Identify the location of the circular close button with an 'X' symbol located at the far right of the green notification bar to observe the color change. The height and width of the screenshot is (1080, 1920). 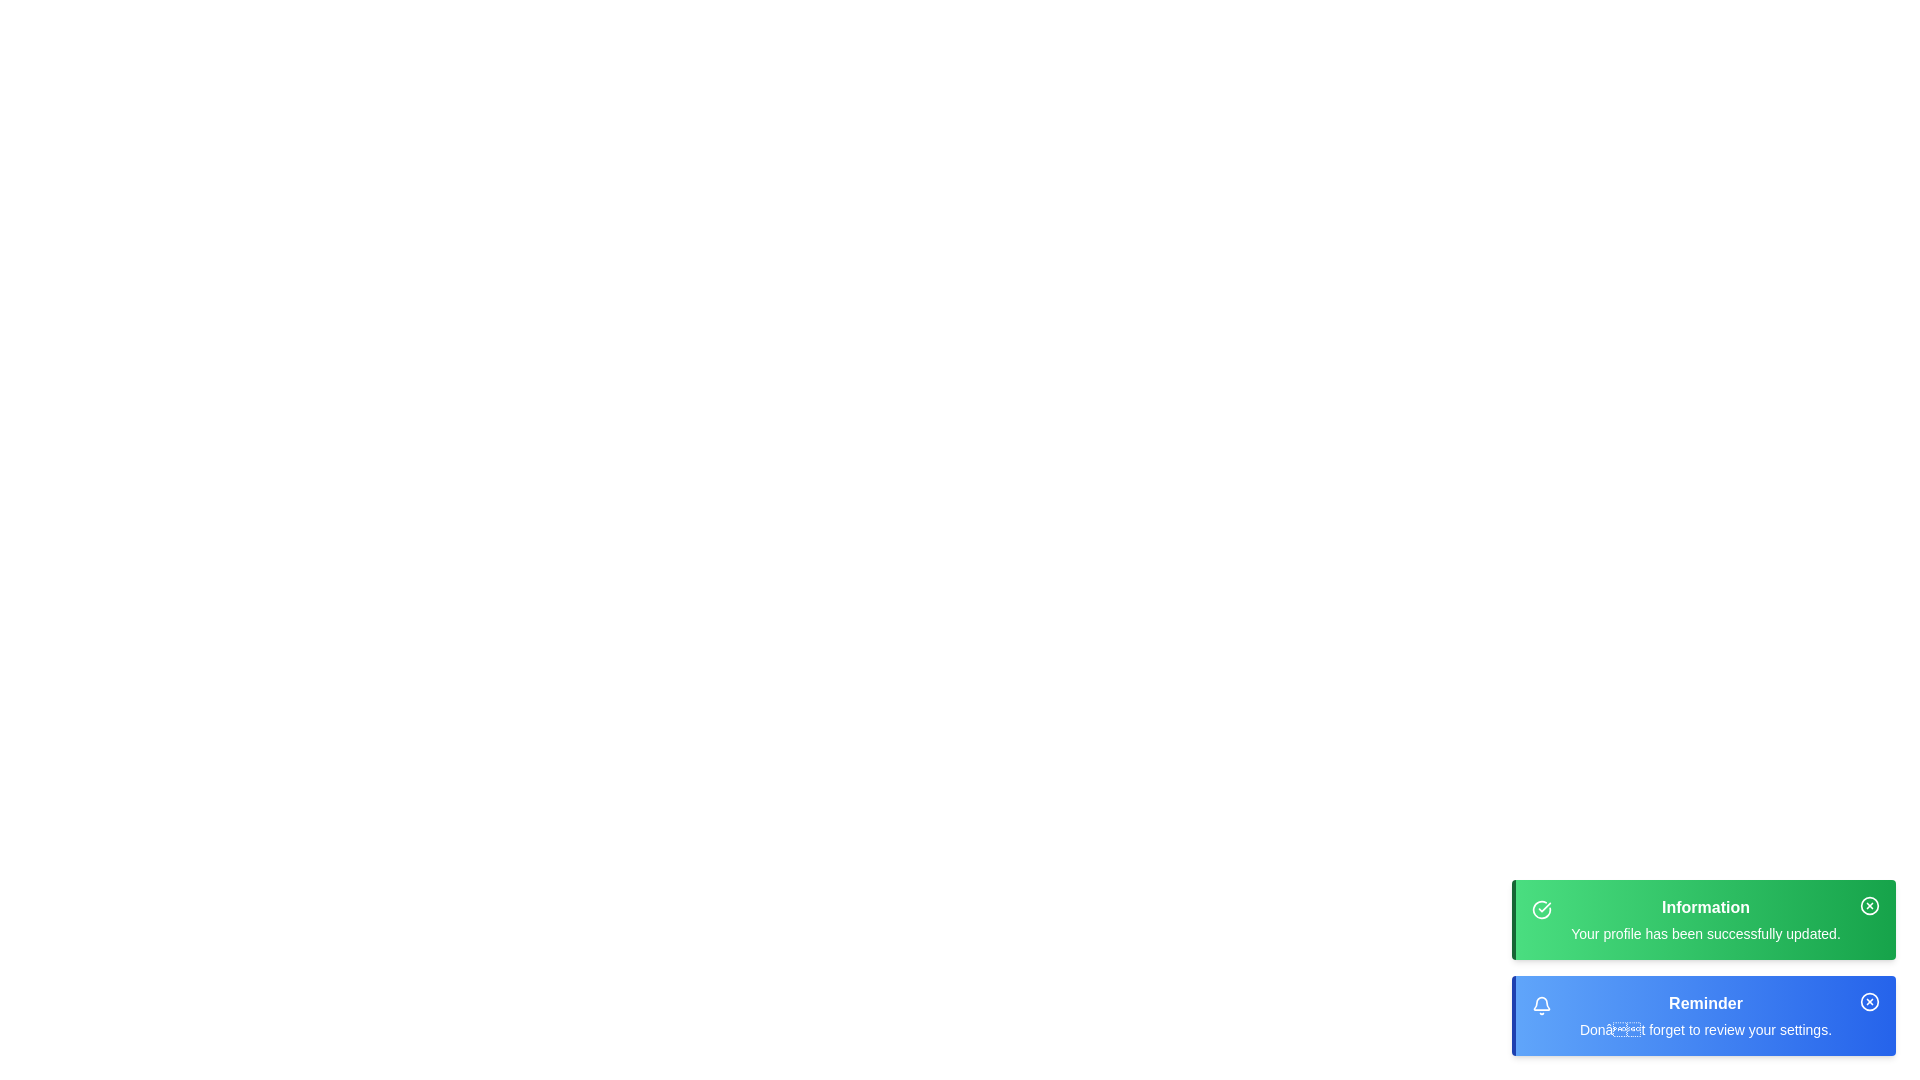
(1869, 906).